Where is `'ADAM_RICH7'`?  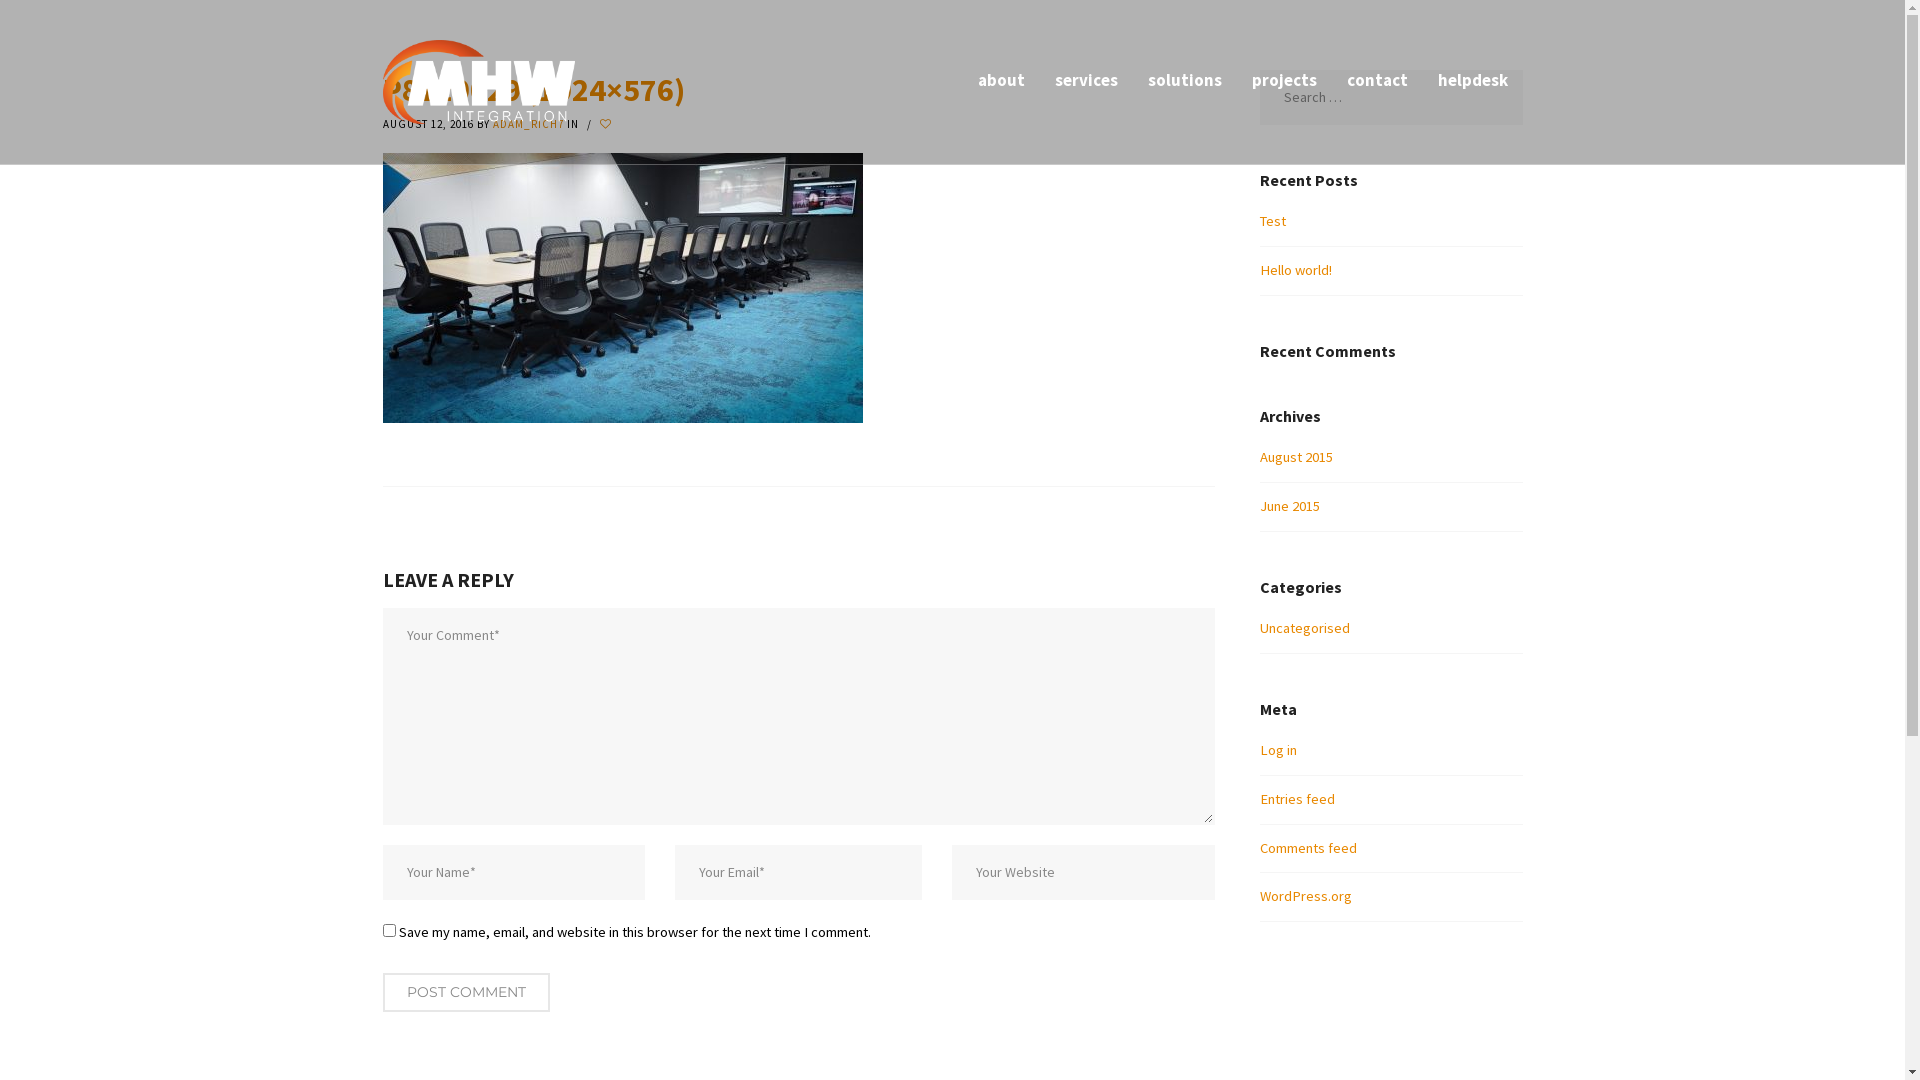
'ADAM_RICH7' is located at coordinates (491, 123).